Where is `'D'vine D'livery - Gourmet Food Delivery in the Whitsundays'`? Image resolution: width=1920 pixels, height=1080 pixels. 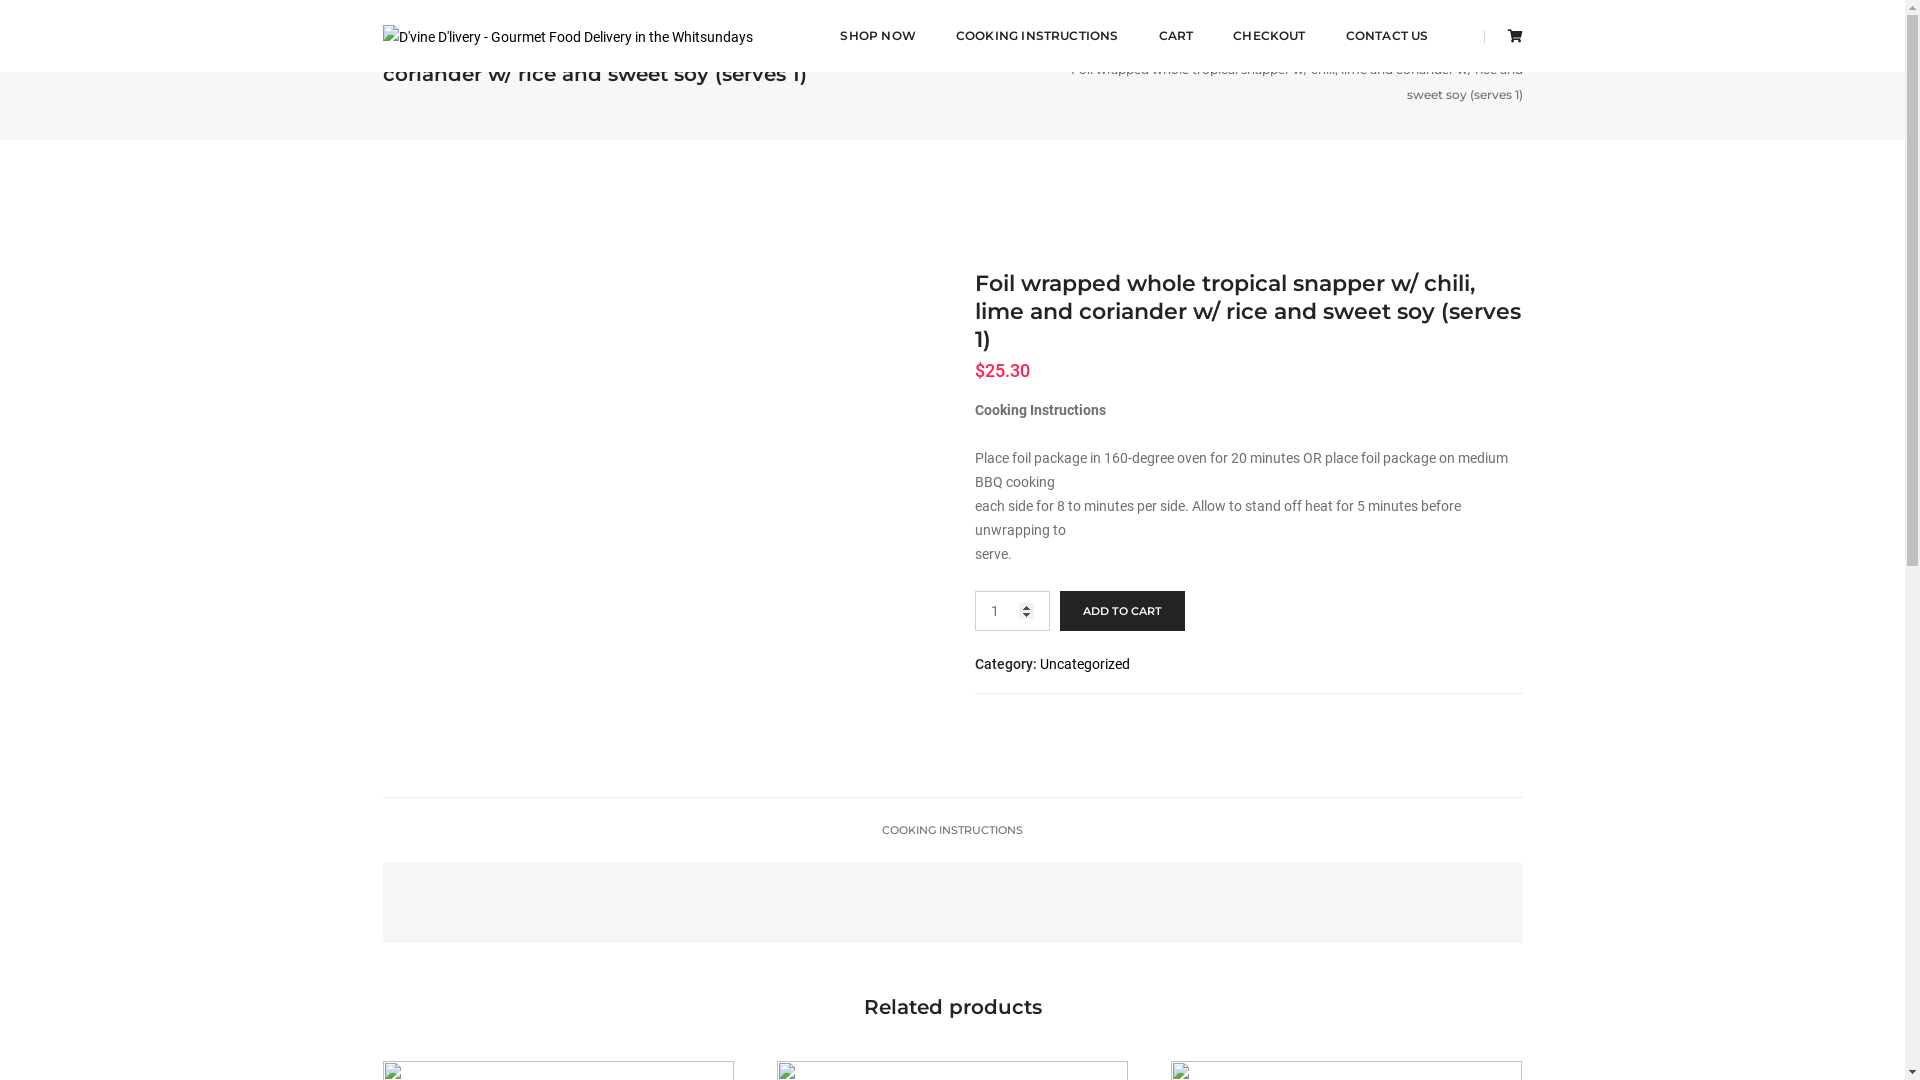 'D'vine D'livery - Gourmet Food Delivery in the Whitsundays' is located at coordinates (565, 34).